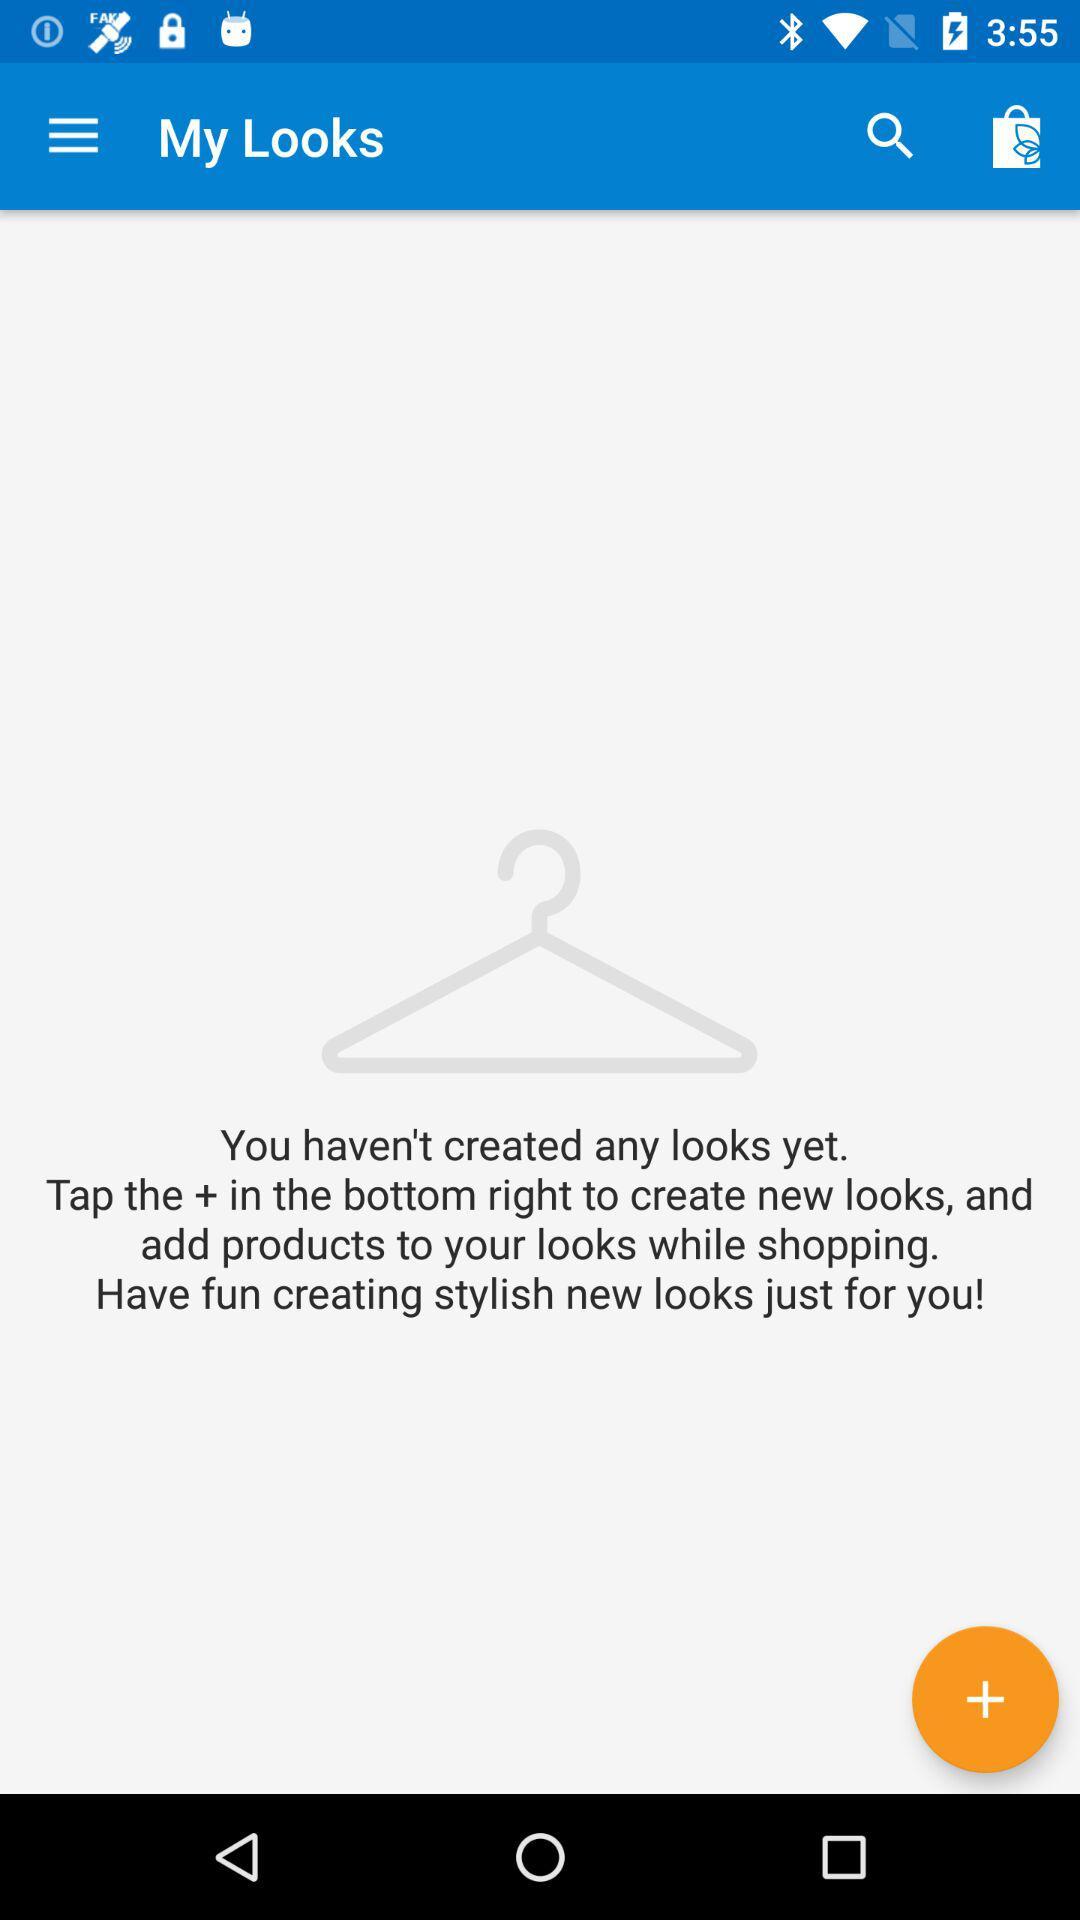 Image resolution: width=1080 pixels, height=1920 pixels. What do you see at coordinates (890, 135) in the screenshot?
I see `the icon to the right of the my looks icon` at bounding box center [890, 135].